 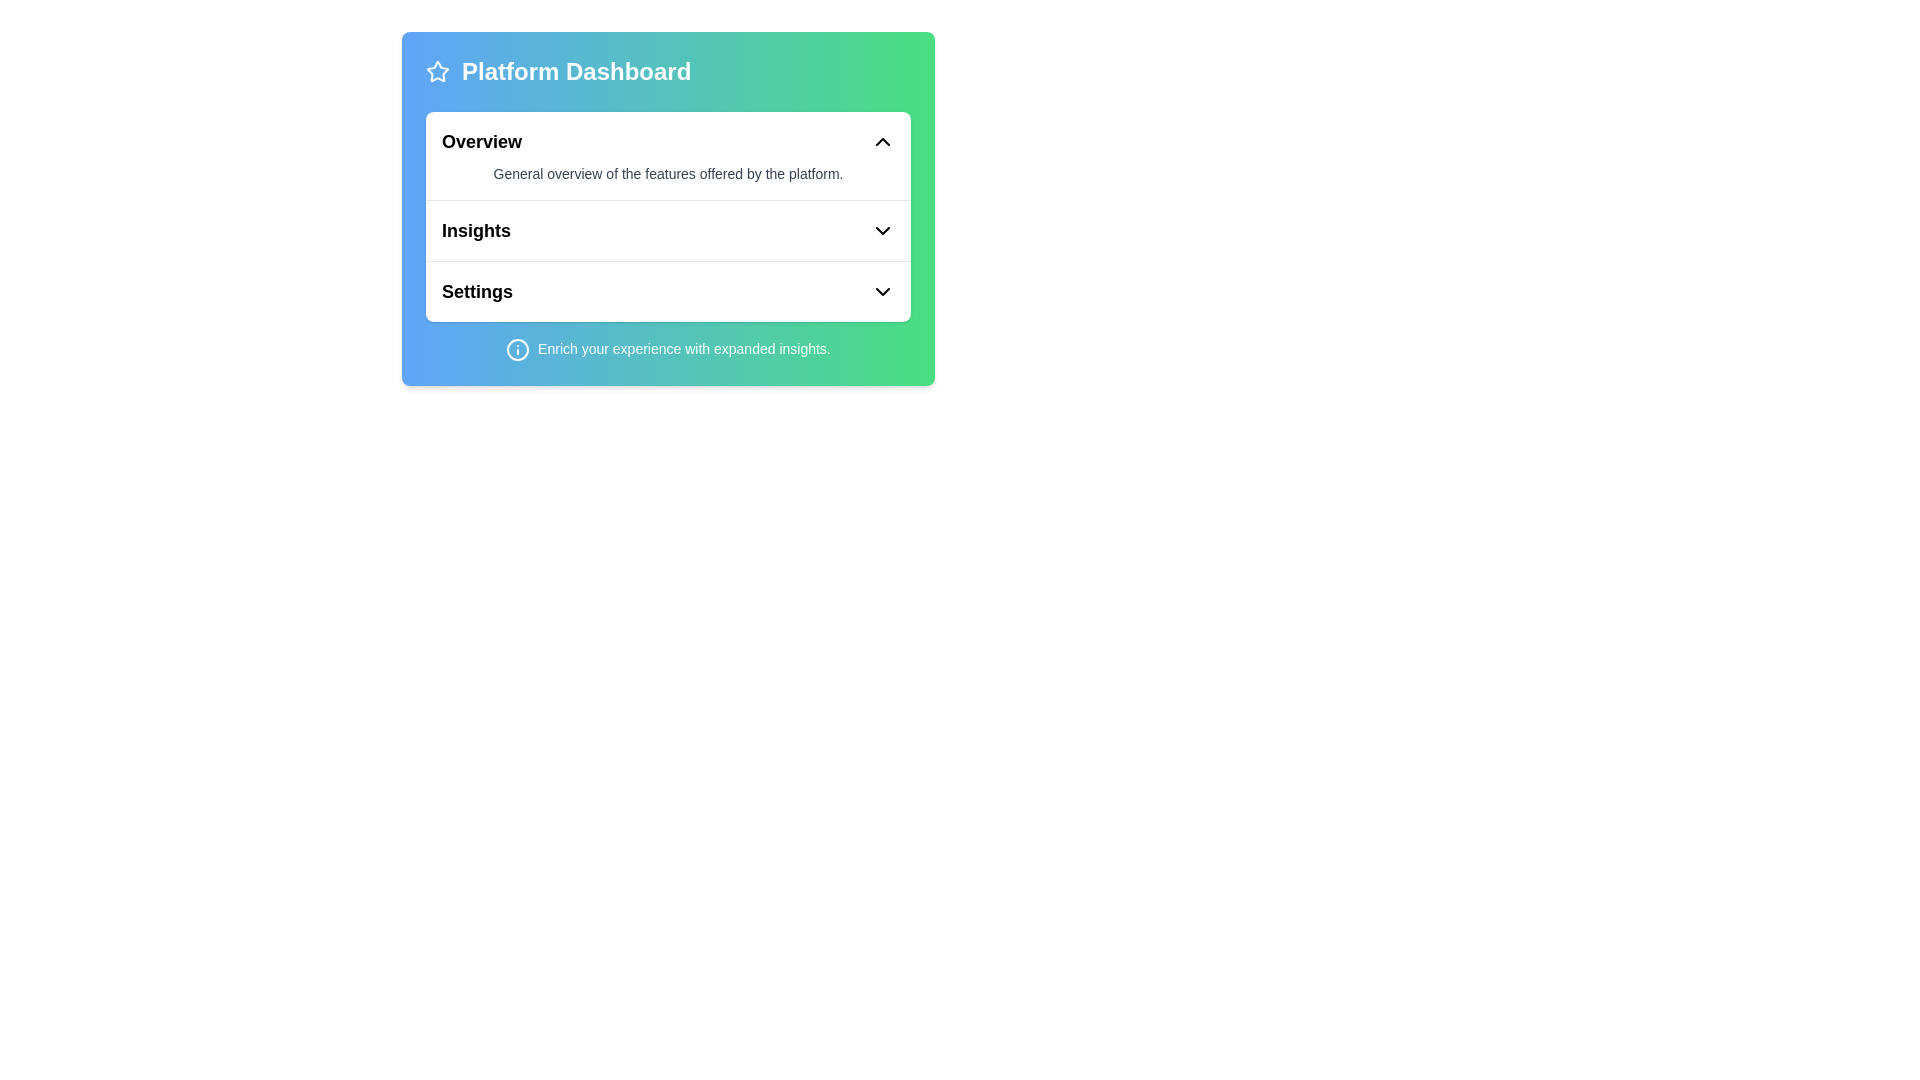 I want to click on the Button with an attached dropdown arrow located as the third item in a vertical sequence within a white card on the 'Platform Dashboard', below the 'Insights' section, so click(x=668, y=292).